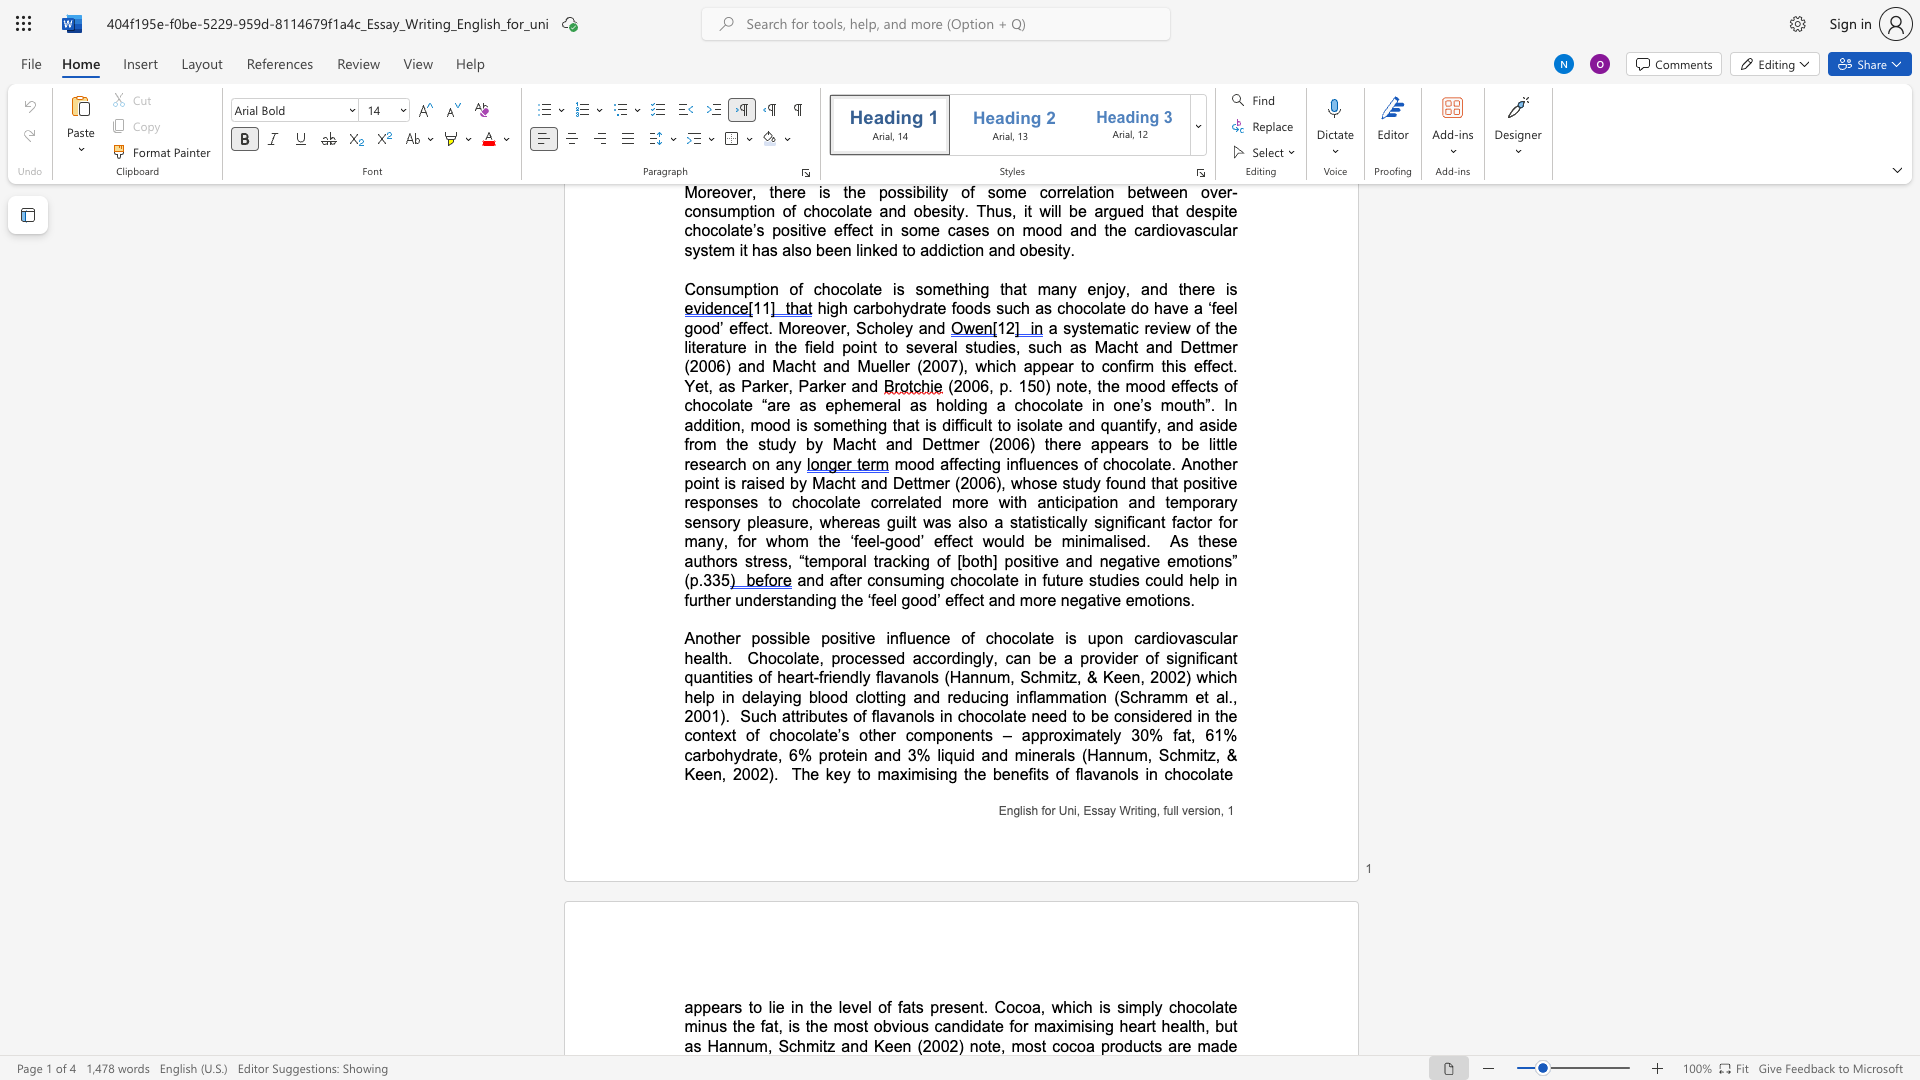  Describe the element at coordinates (1199, 755) in the screenshot. I see `the subset text "itz," within the text "mitz, & Keen, 2002)"` at that location.